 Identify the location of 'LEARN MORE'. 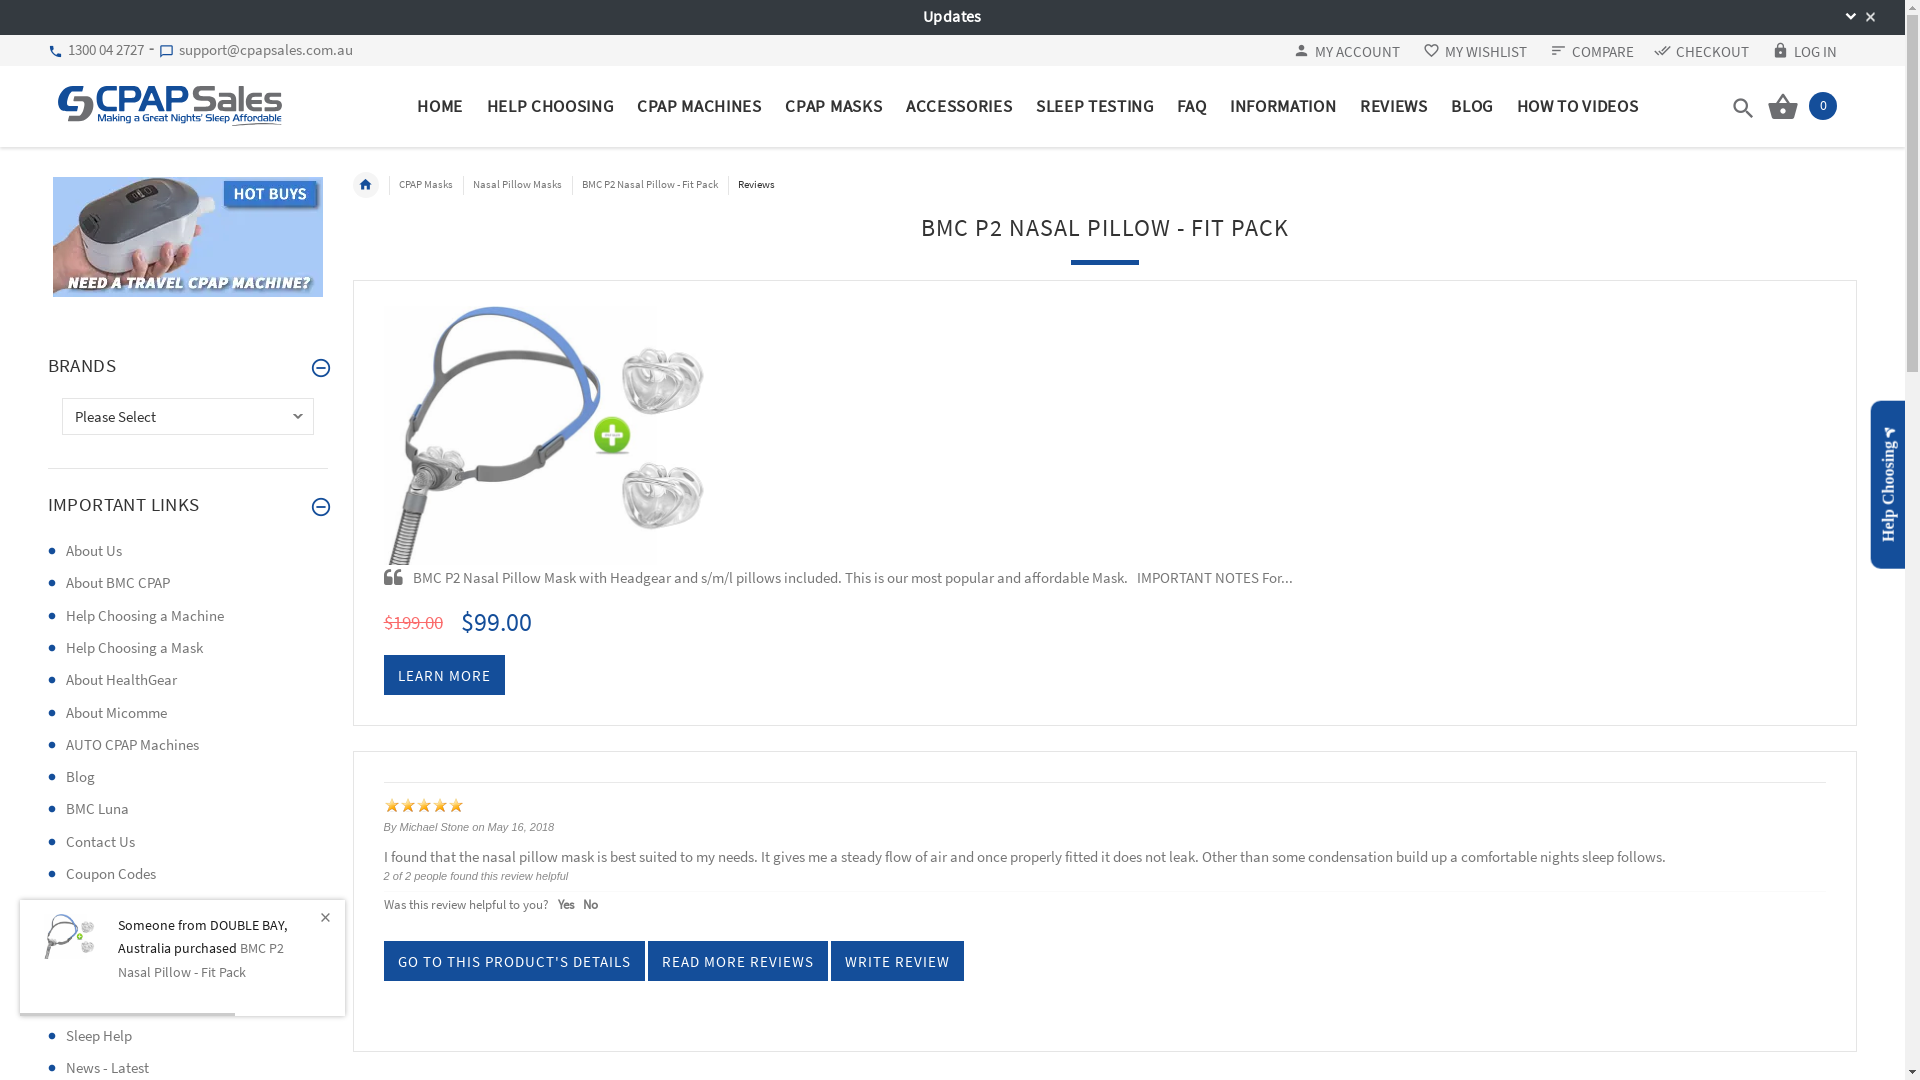
(443, 675).